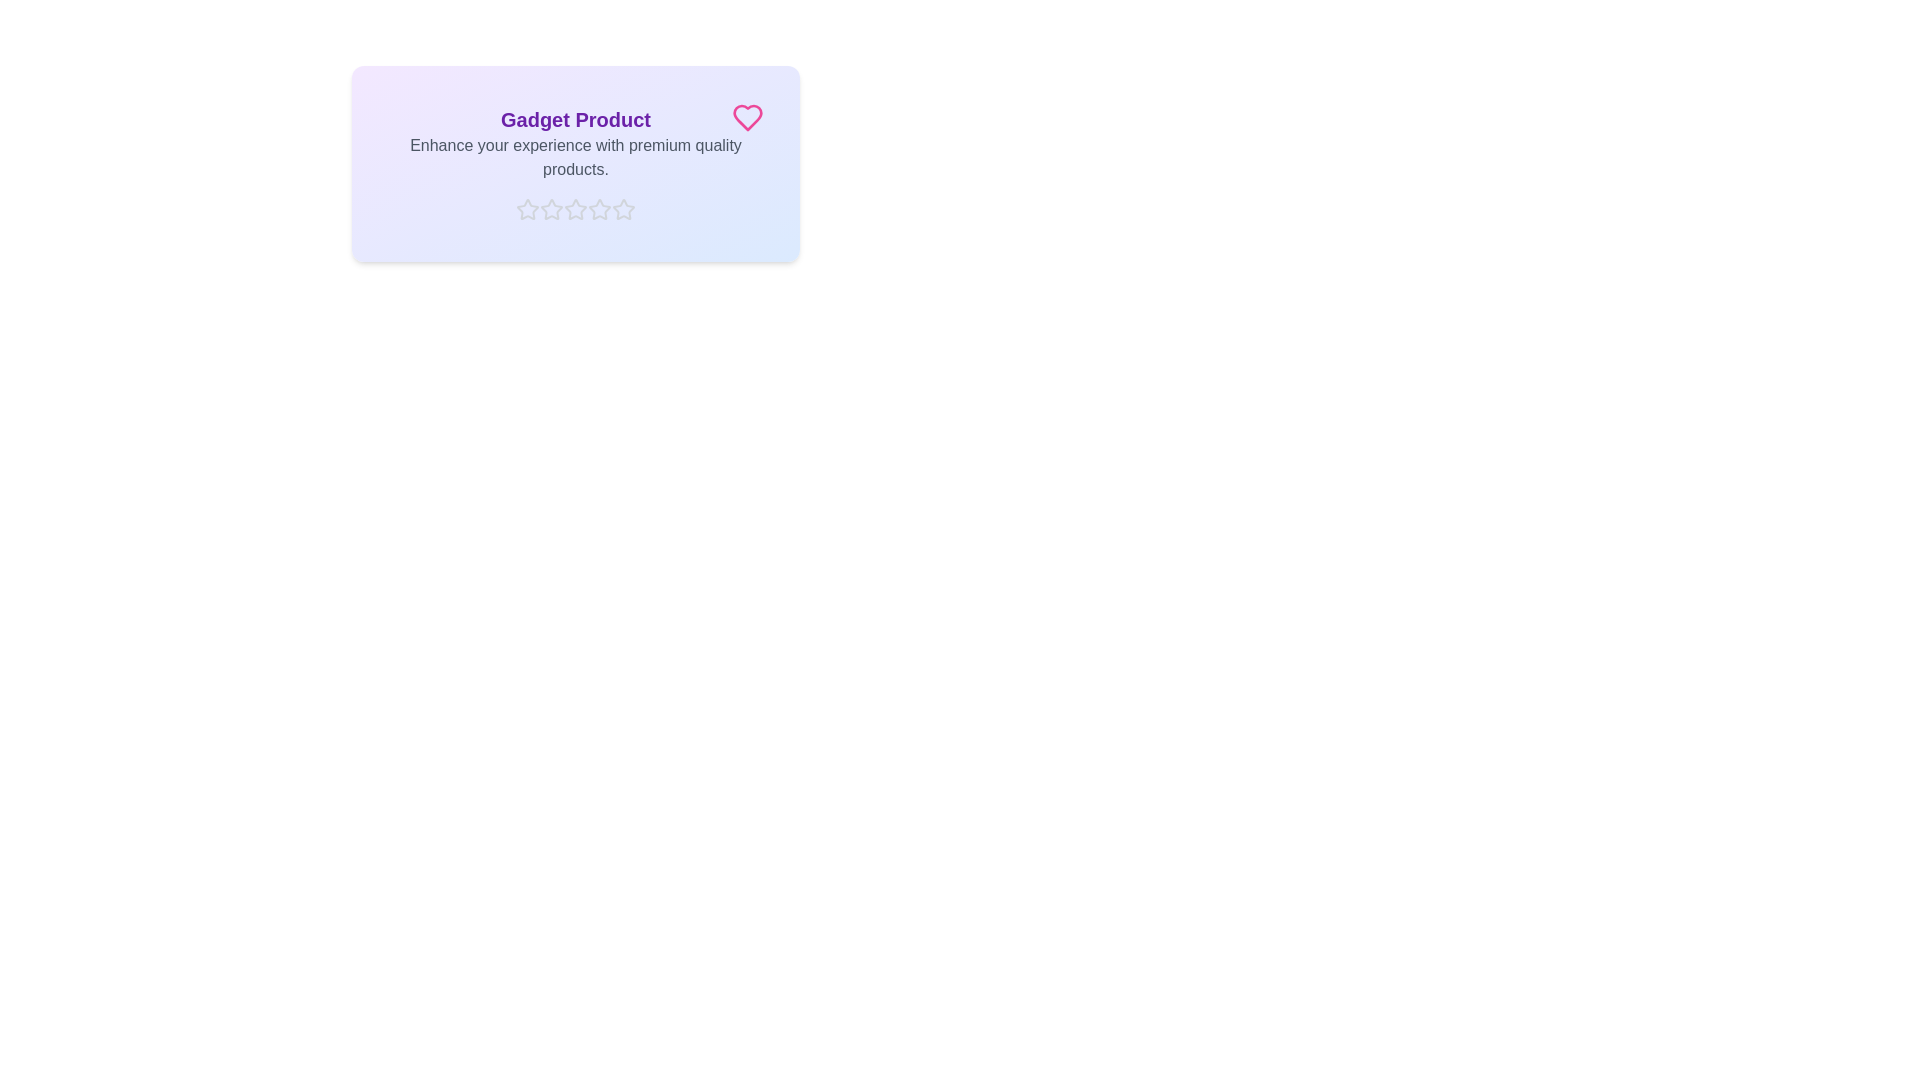  What do you see at coordinates (575, 209) in the screenshot?
I see `the star corresponding to the rating 3` at bounding box center [575, 209].